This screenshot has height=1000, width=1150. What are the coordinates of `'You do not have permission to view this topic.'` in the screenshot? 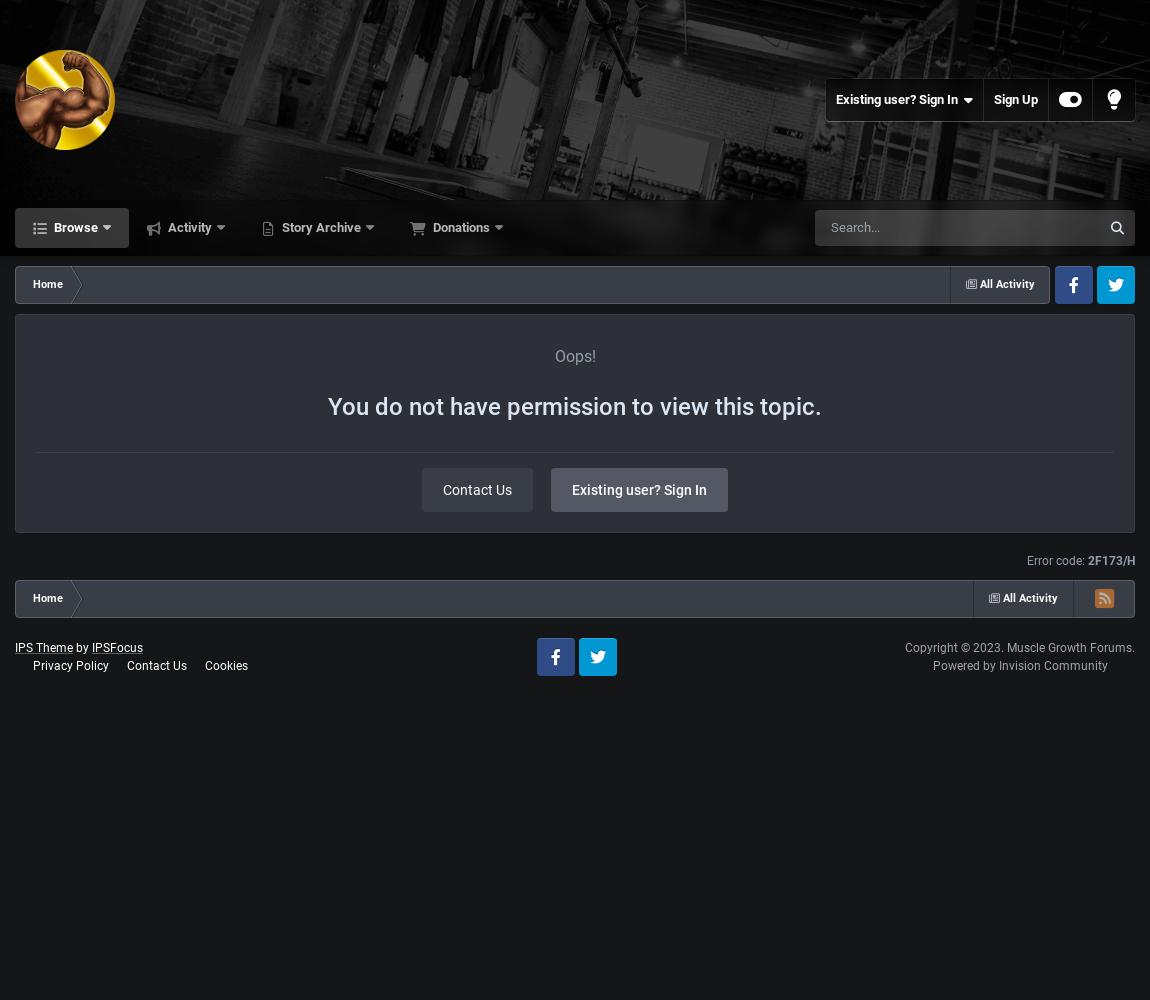 It's located at (575, 407).